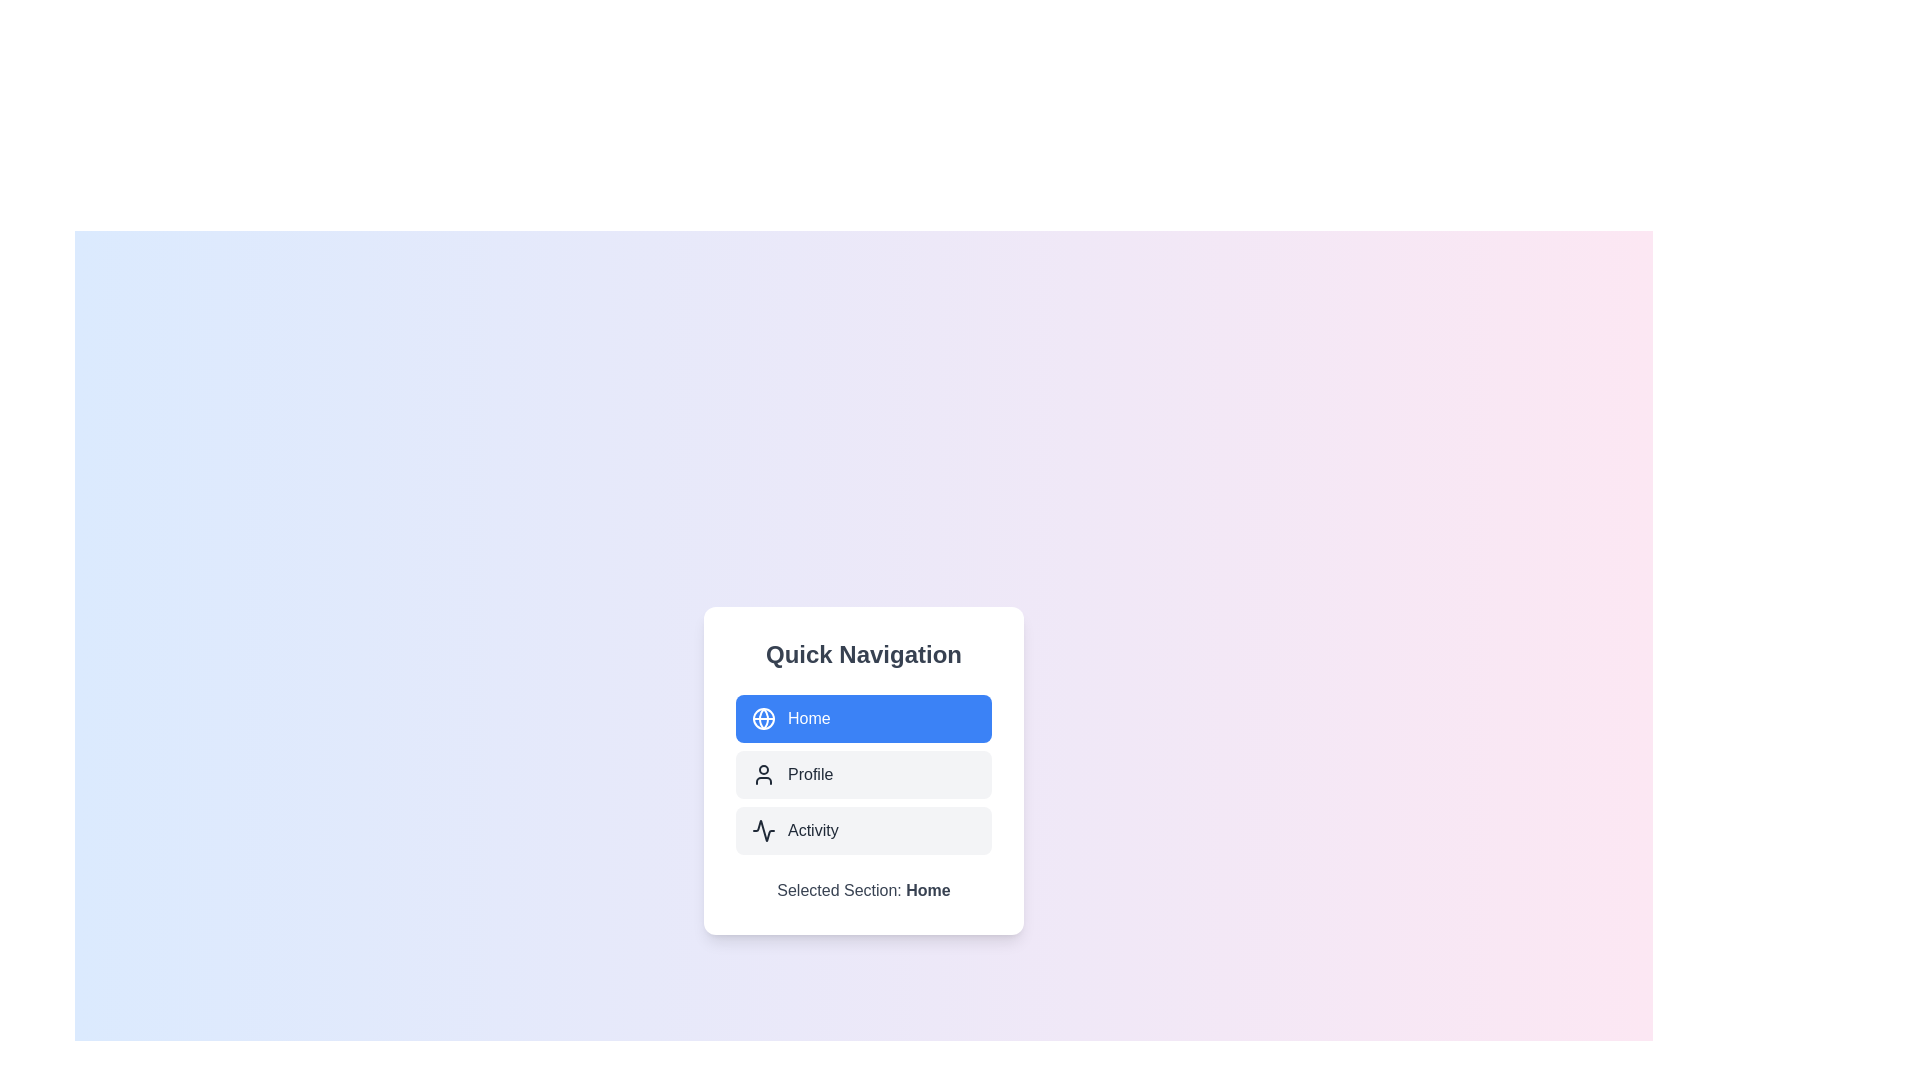 This screenshot has width=1920, height=1080. I want to click on the 'Home' text label within the 'Quick Navigation' menu for context menu options, so click(809, 717).